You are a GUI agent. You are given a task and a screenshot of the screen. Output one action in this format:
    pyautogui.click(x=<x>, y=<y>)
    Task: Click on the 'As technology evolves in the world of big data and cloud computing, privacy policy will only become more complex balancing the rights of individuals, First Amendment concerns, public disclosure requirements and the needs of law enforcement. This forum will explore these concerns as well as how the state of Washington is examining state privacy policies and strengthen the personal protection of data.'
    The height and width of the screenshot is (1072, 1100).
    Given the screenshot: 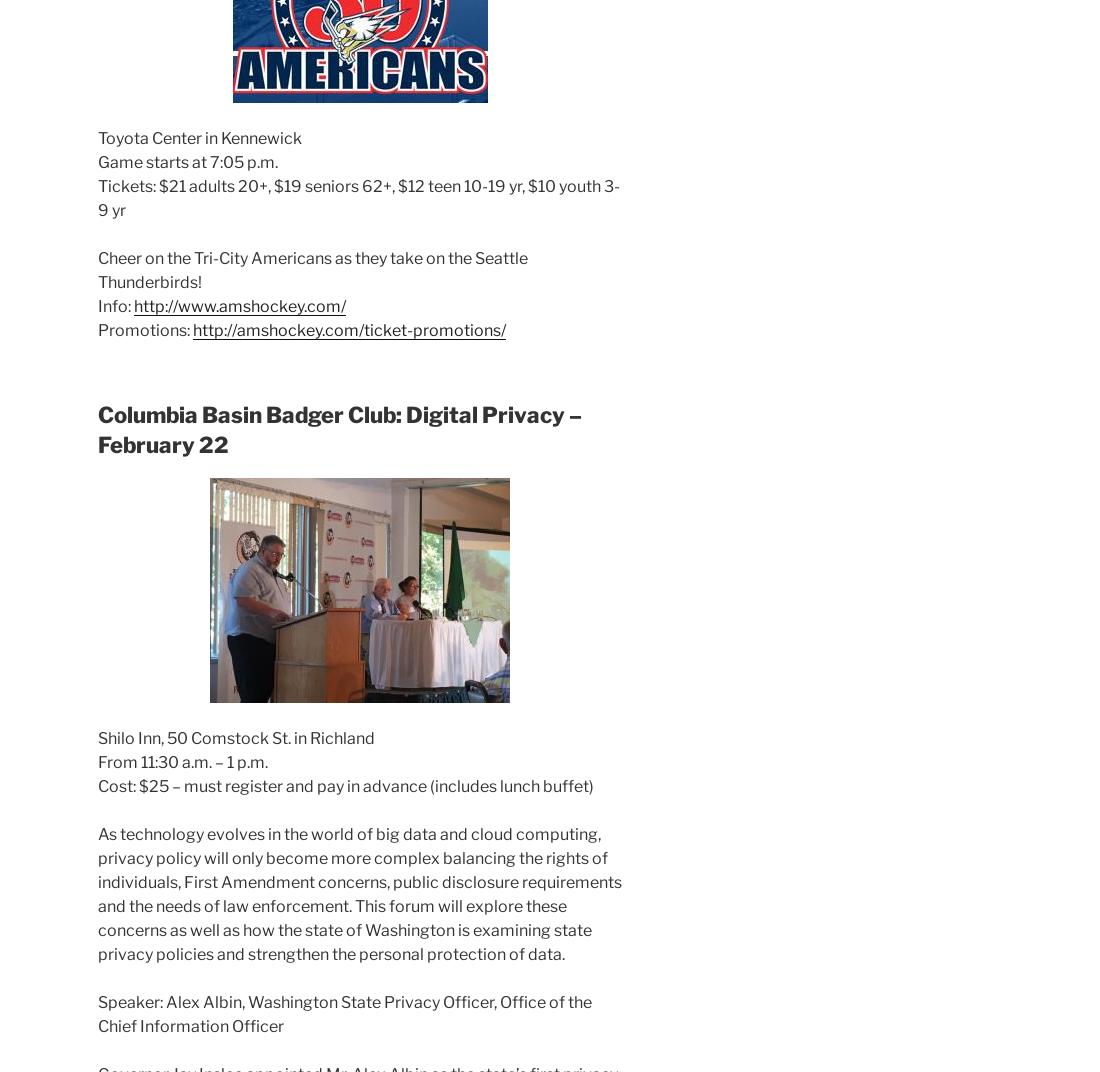 What is the action you would take?
    pyautogui.click(x=360, y=893)
    